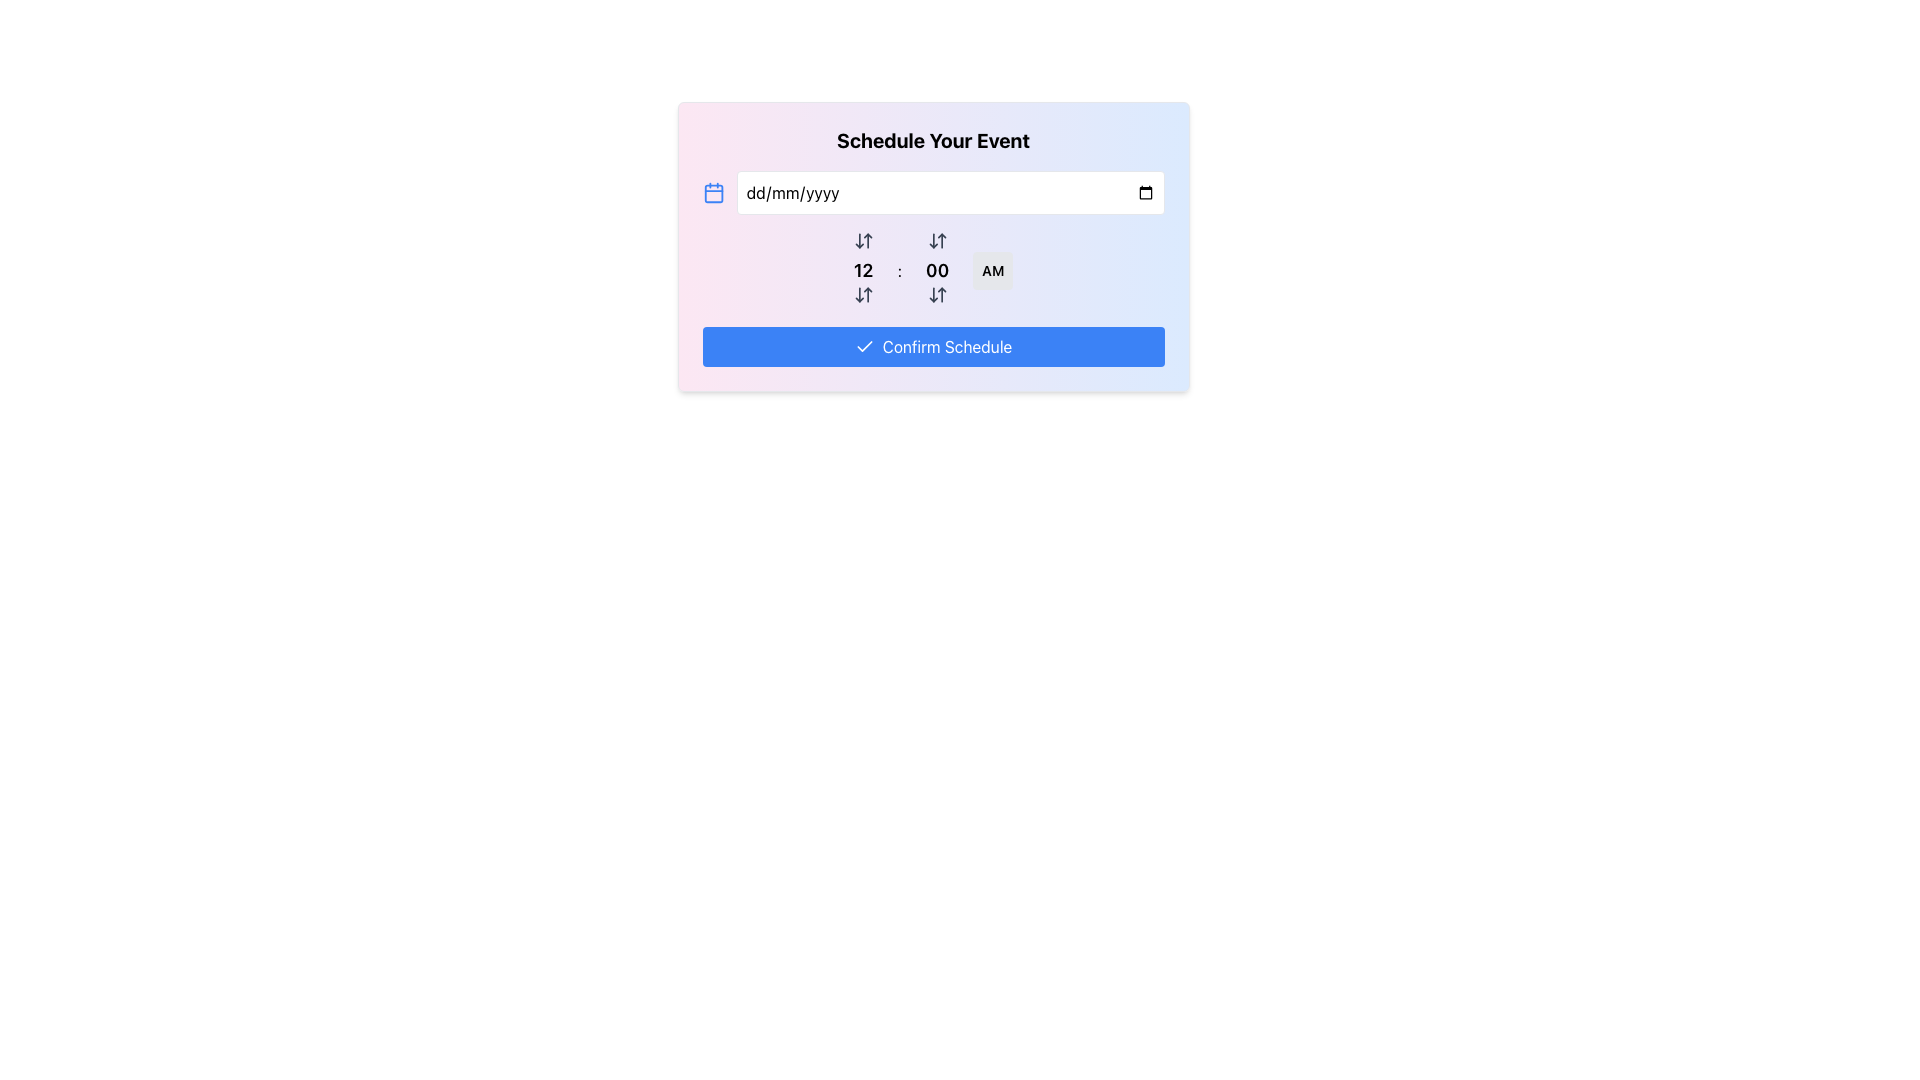 The height and width of the screenshot is (1080, 1920). Describe the element at coordinates (863, 294) in the screenshot. I see `the bidirectional arrow button located directly below the hour indicator '12' in the time selection interface to increase the hour` at that location.